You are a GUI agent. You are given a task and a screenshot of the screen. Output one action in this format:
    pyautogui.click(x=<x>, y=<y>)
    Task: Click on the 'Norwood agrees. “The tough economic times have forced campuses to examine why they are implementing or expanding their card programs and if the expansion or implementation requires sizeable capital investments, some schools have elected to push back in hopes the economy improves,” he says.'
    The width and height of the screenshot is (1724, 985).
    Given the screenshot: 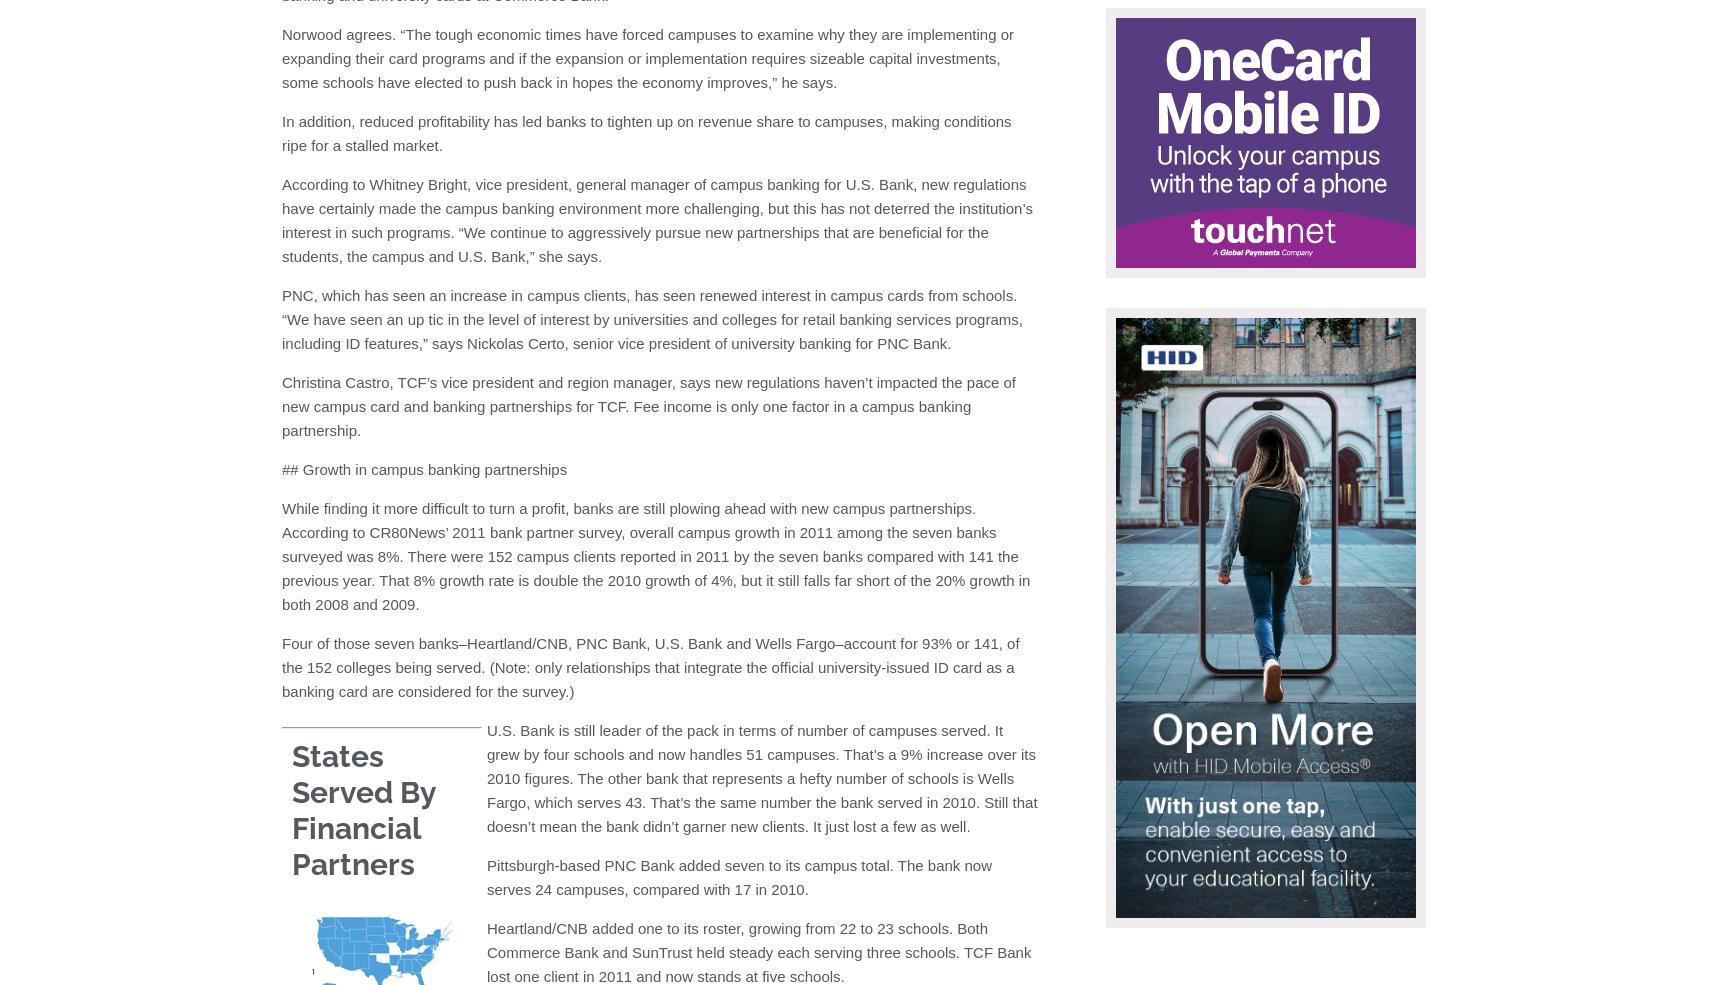 What is the action you would take?
    pyautogui.click(x=647, y=57)
    